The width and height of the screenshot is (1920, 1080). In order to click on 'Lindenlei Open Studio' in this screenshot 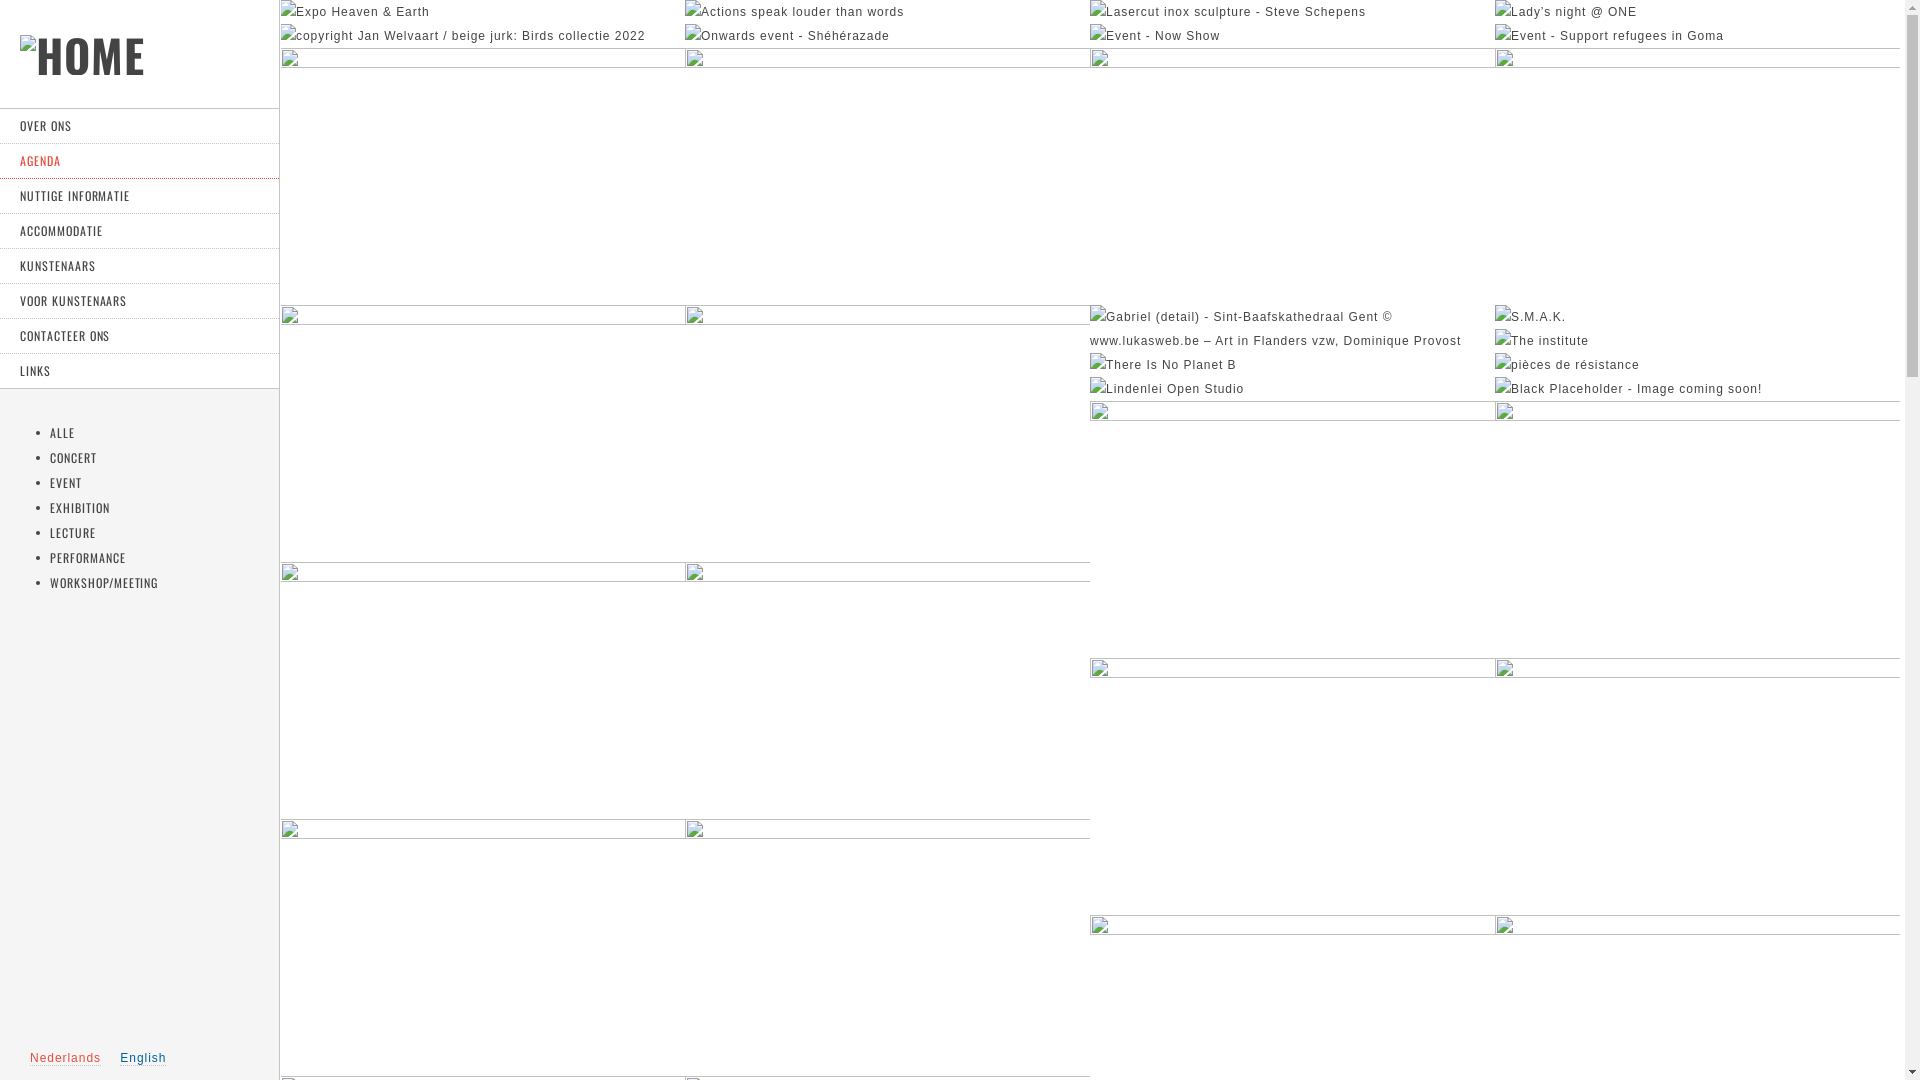, I will do `click(1088, 389)`.